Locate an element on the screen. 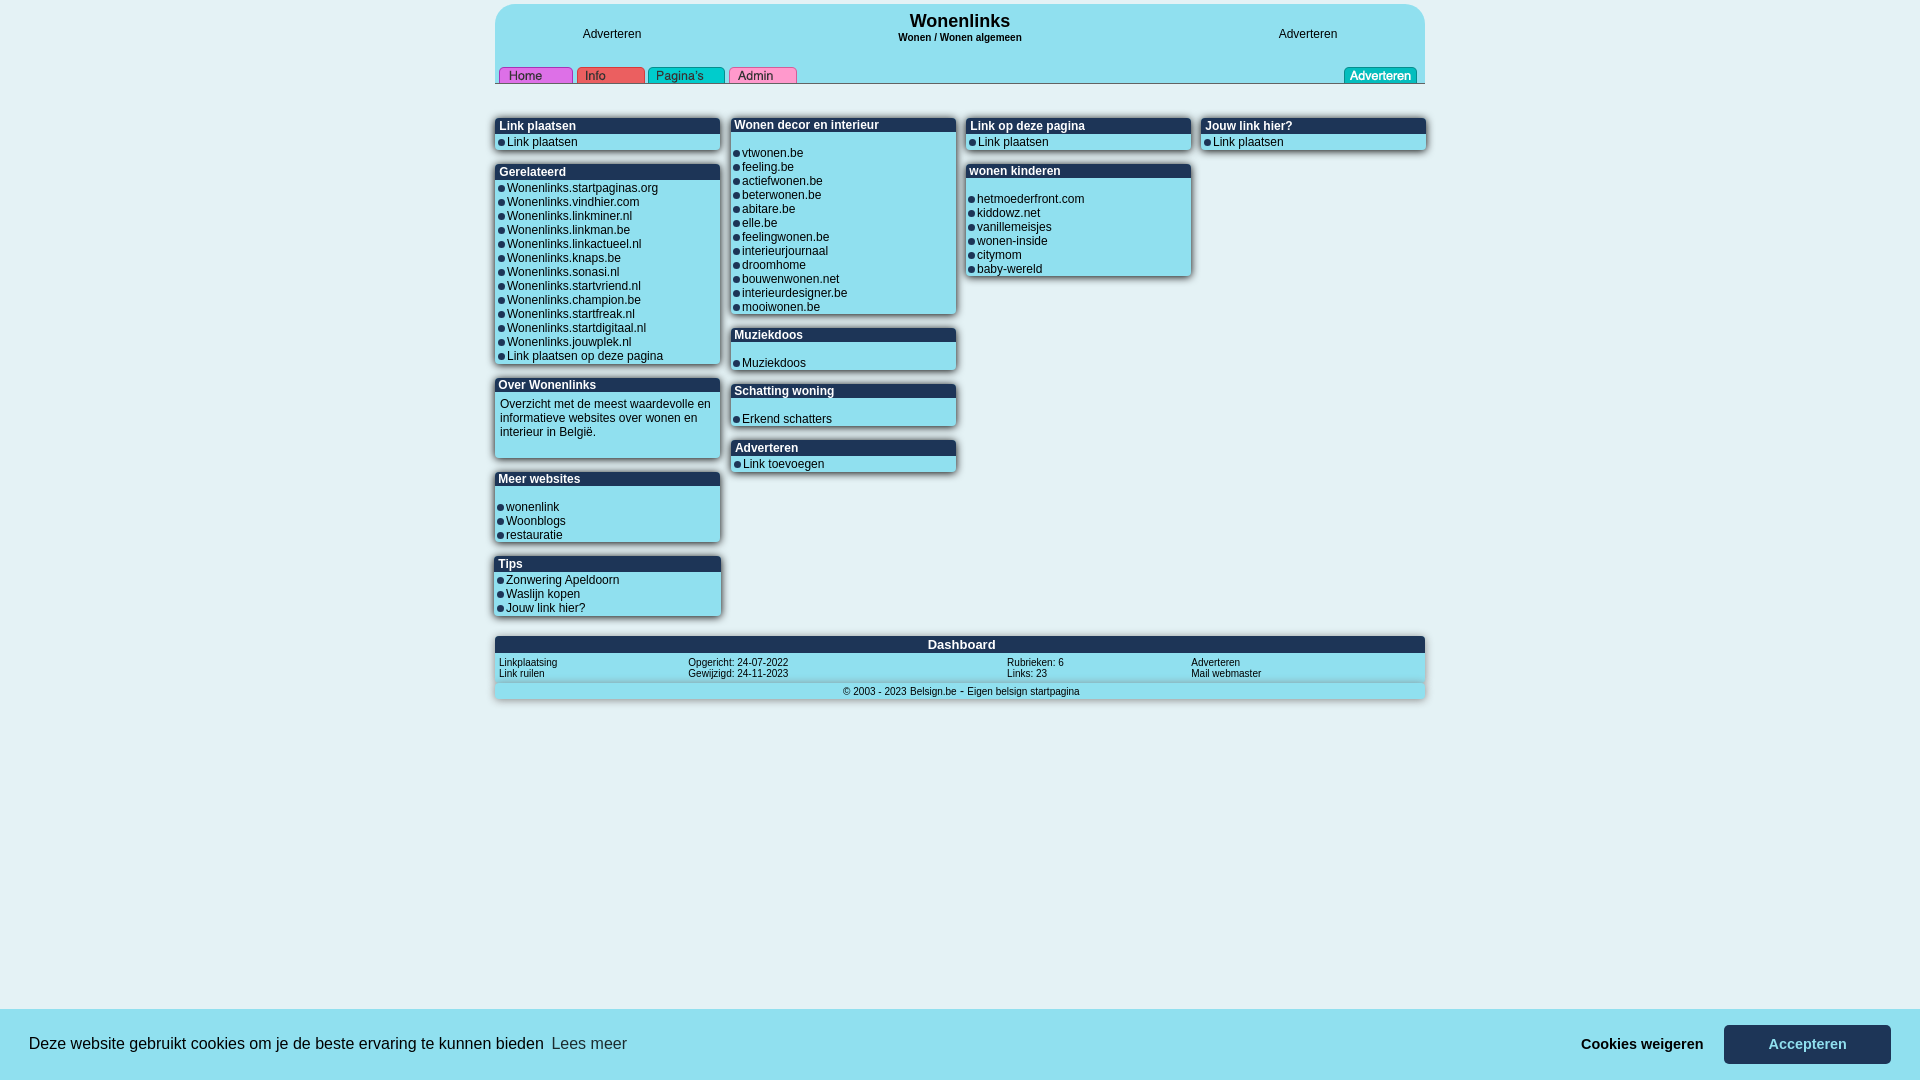 The width and height of the screenshot is (1920, 1080). 'hetmoederfront.com' is located at coordinates (1030, 199).